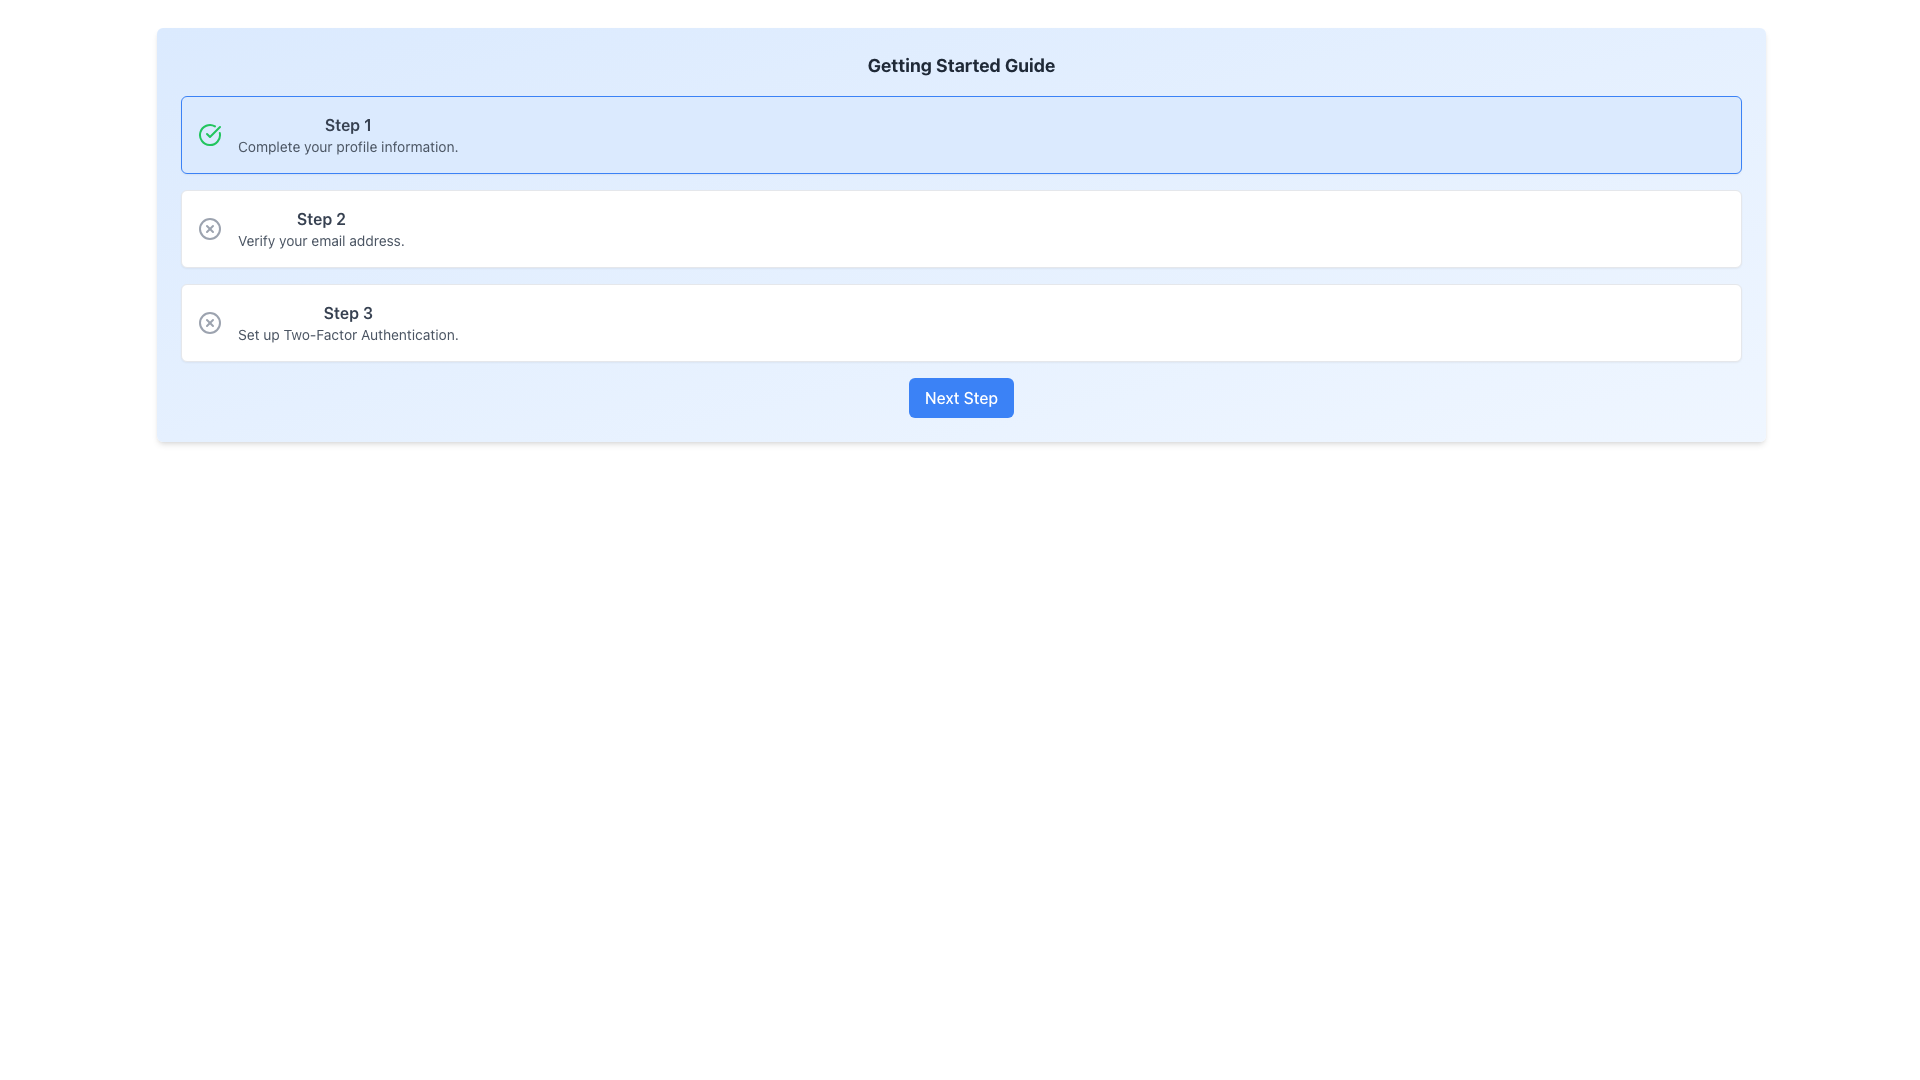  What do you see at coordinates (210, 227) in the screenshot?
I see `the outer circular border of the status indicator icon located to the left of 'Step 2' in the step-by-step guide interface` at bounding box center [210, 227].